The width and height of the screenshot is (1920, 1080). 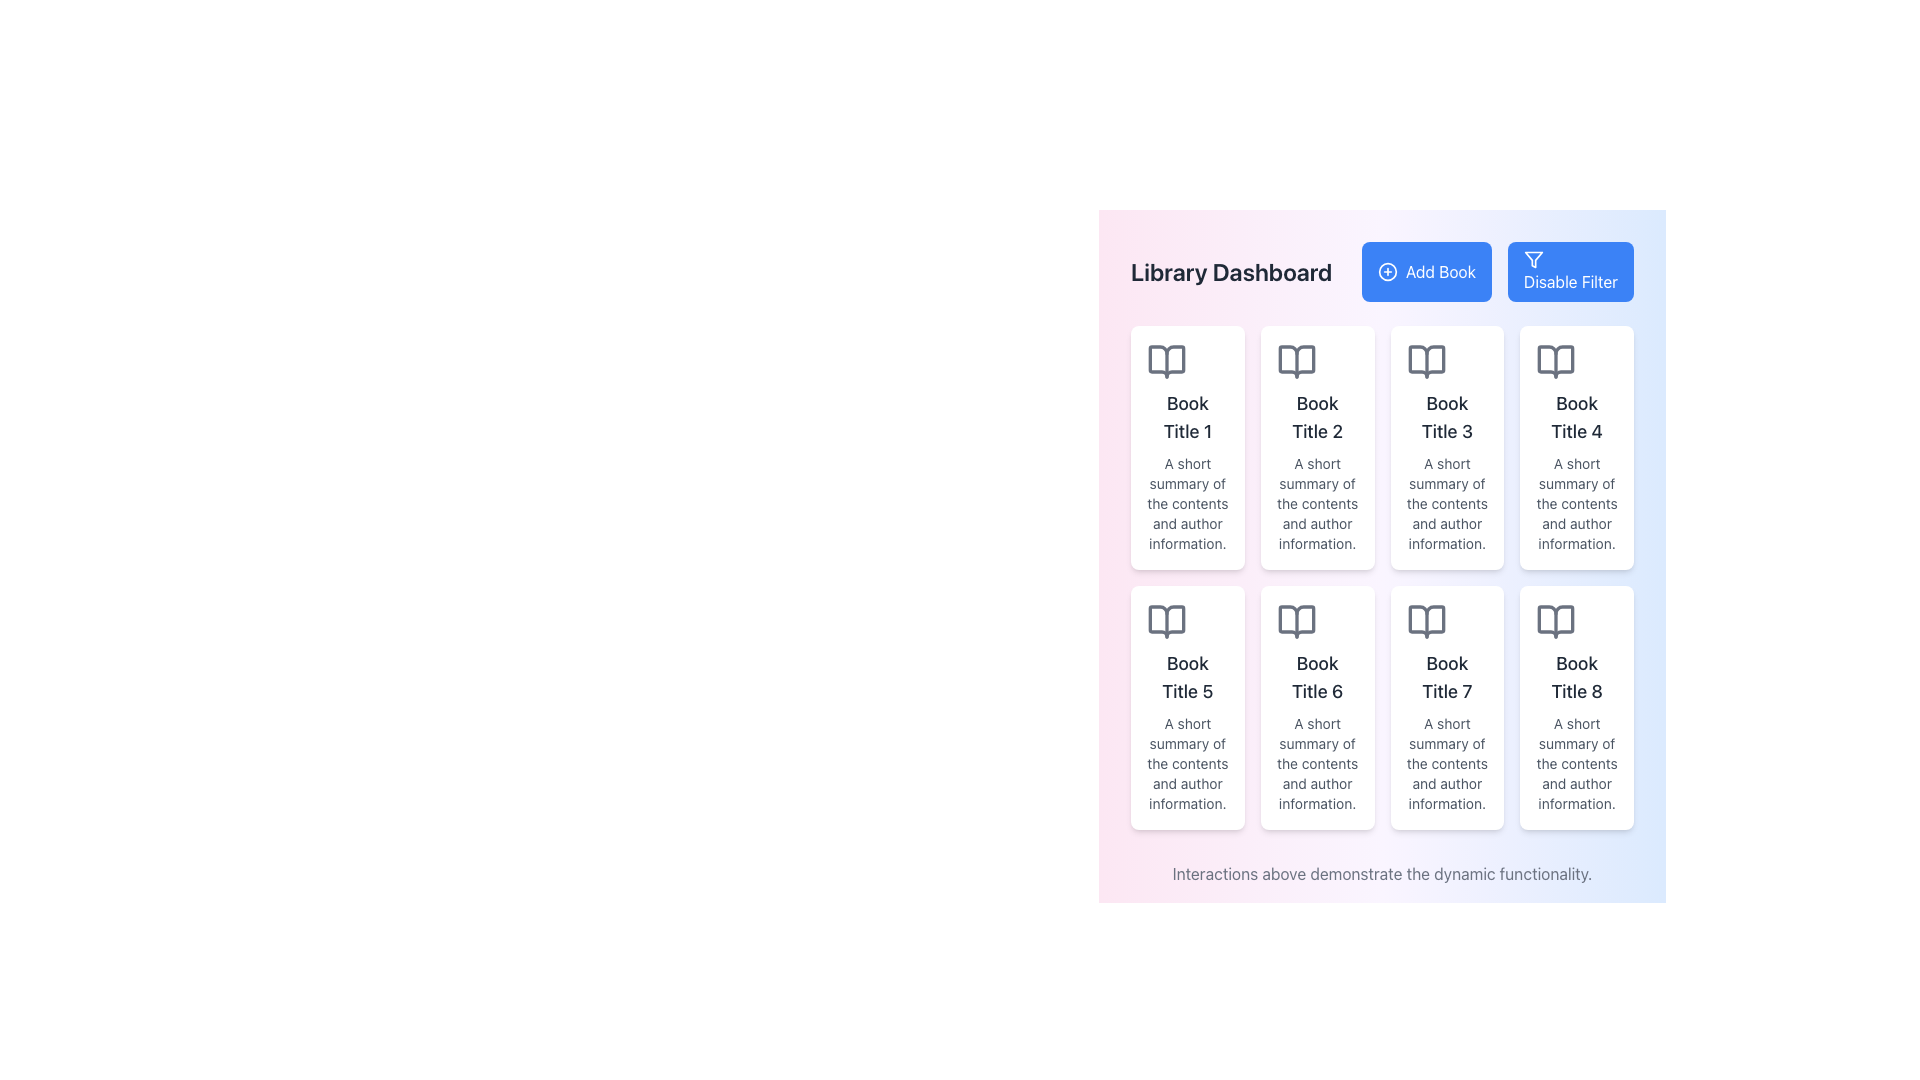 I want to click on the graphical representation of the funnel icon within the 'Disable Filter' button located at the top right of the interface, so click(x=1532, y=258).